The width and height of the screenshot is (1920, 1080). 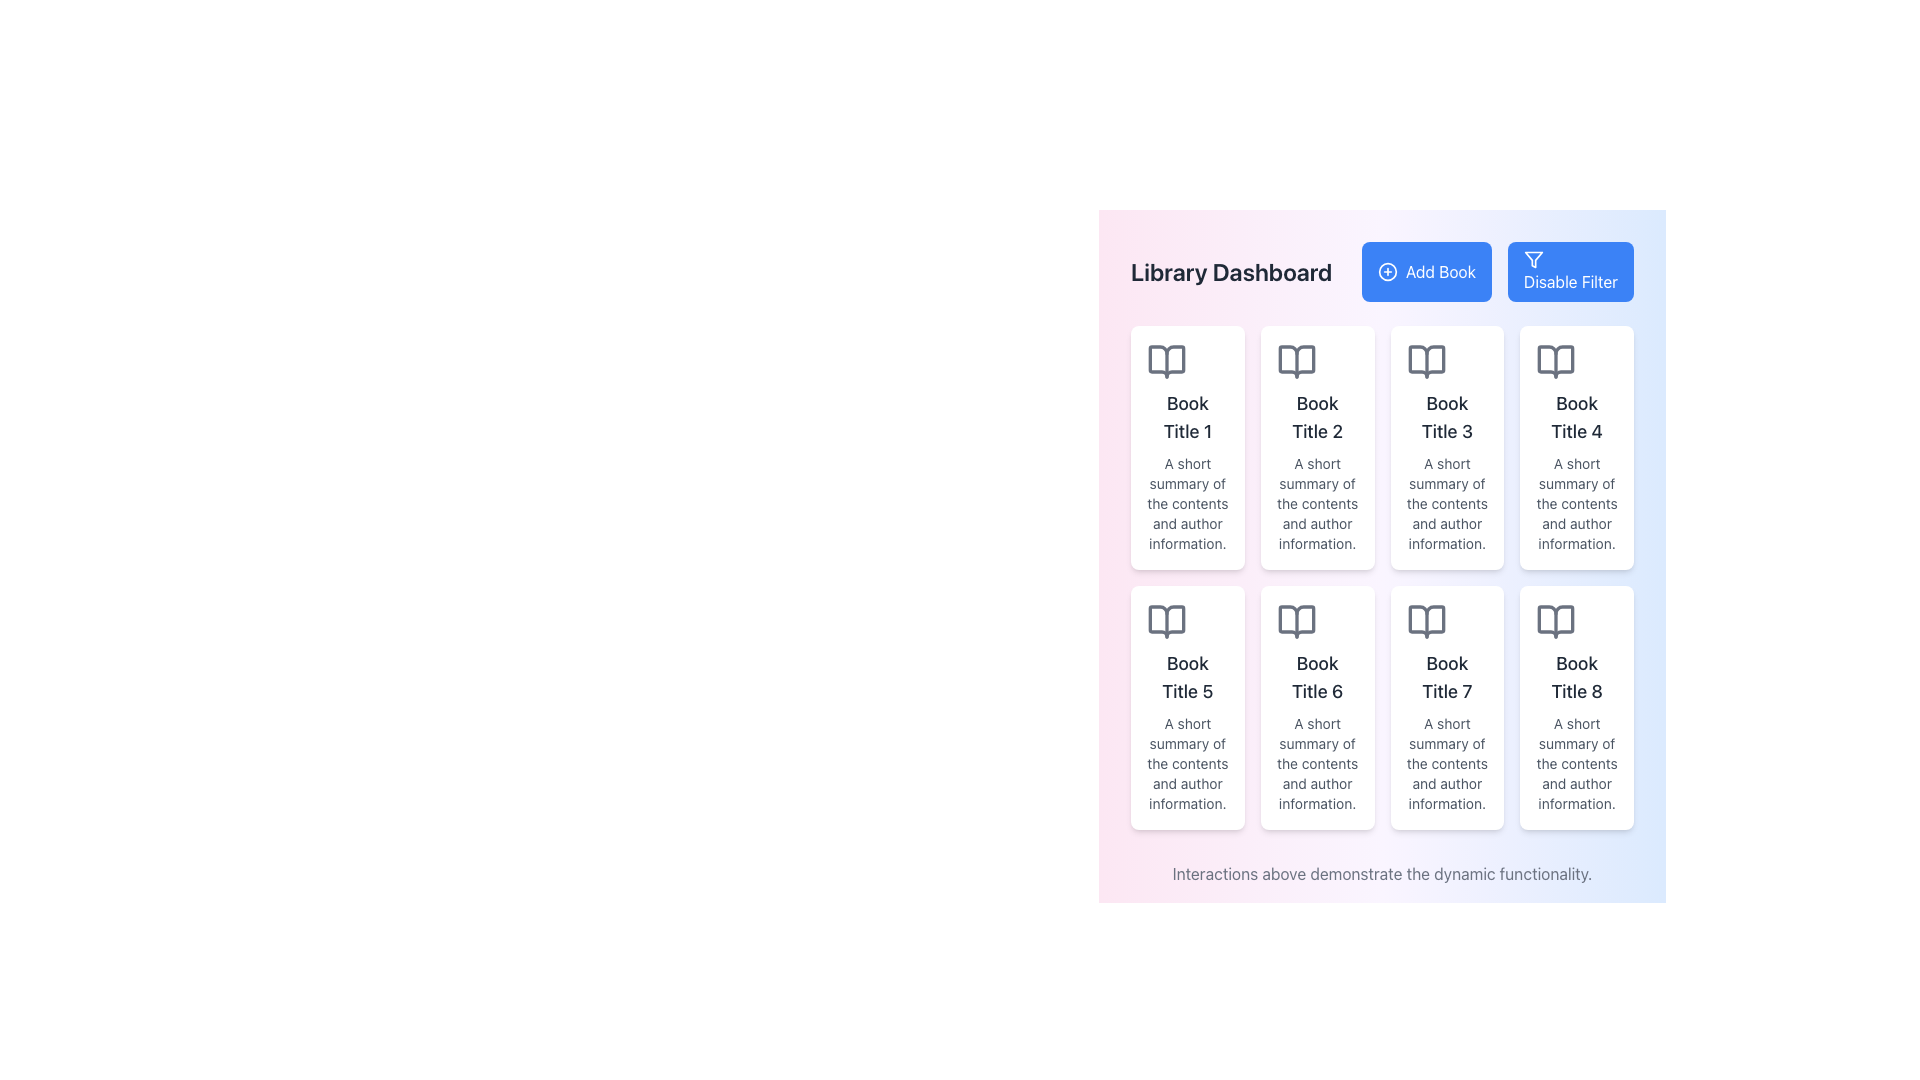 I want to click on the graphical representation of the funnel icon within the 'Disable Filter' button located at the top right of the interface, so click(x=1532, y=258).